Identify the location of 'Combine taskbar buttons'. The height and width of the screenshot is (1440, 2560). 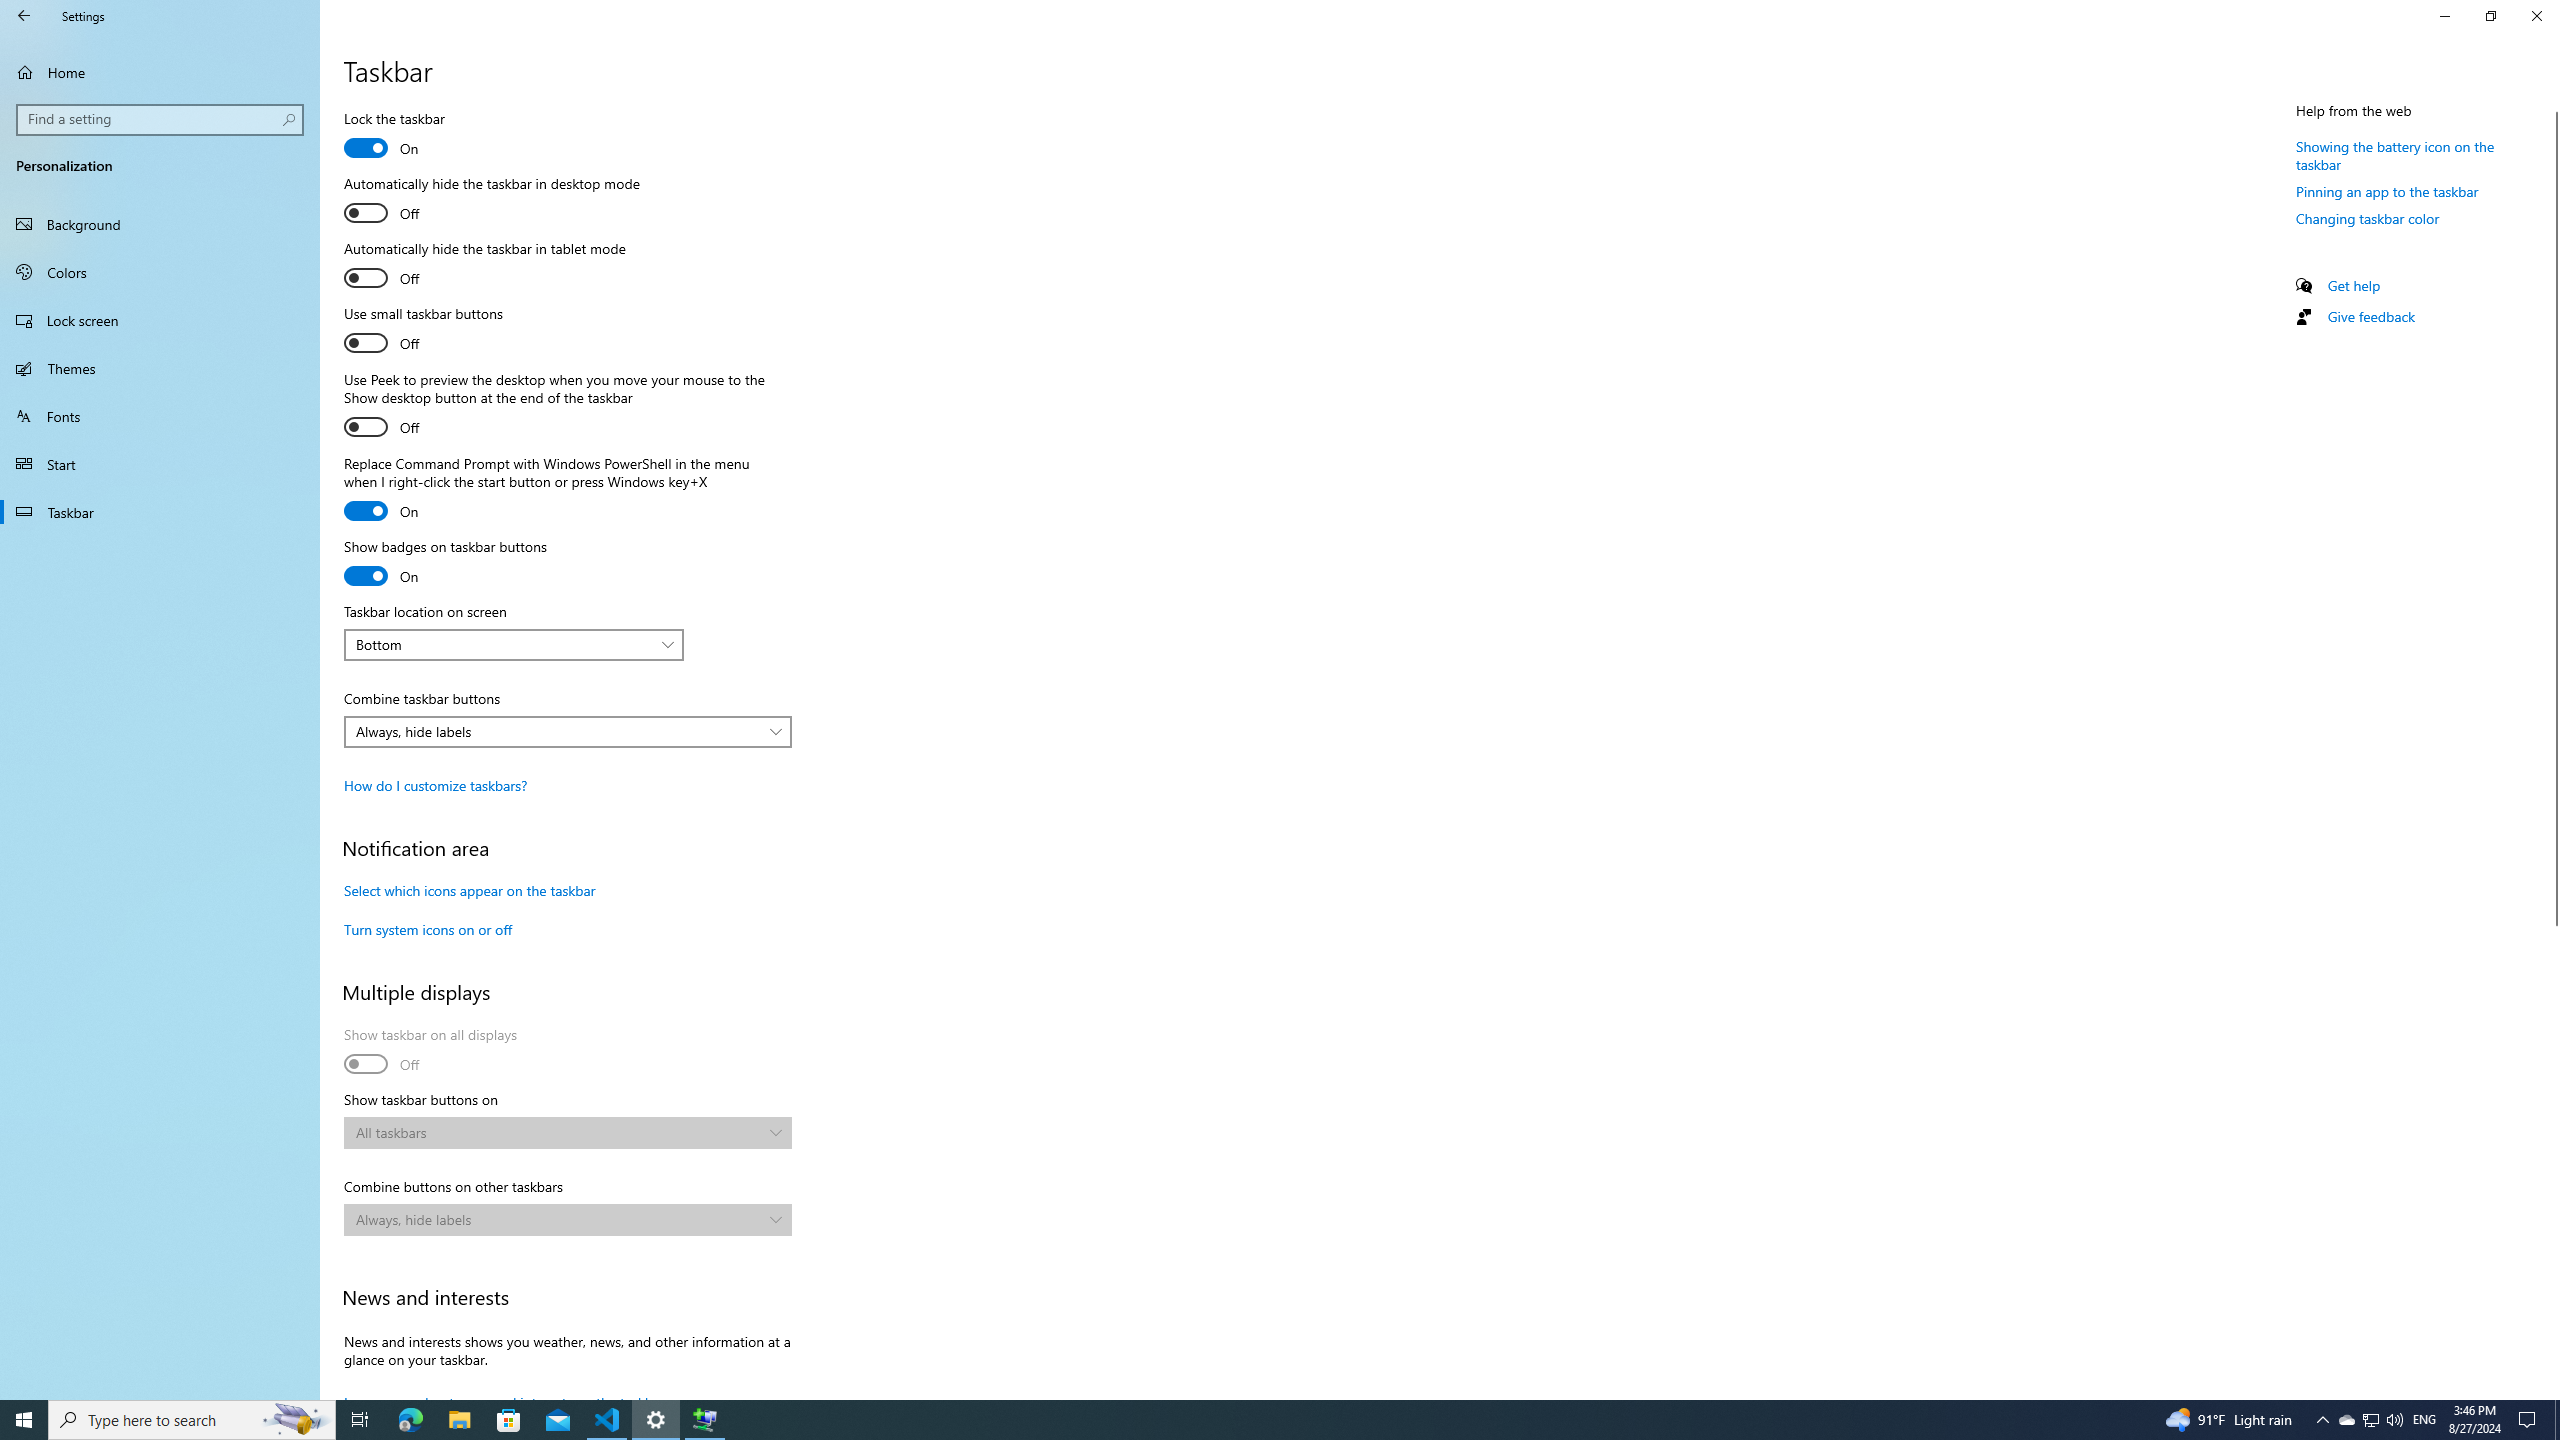
(566, 731).